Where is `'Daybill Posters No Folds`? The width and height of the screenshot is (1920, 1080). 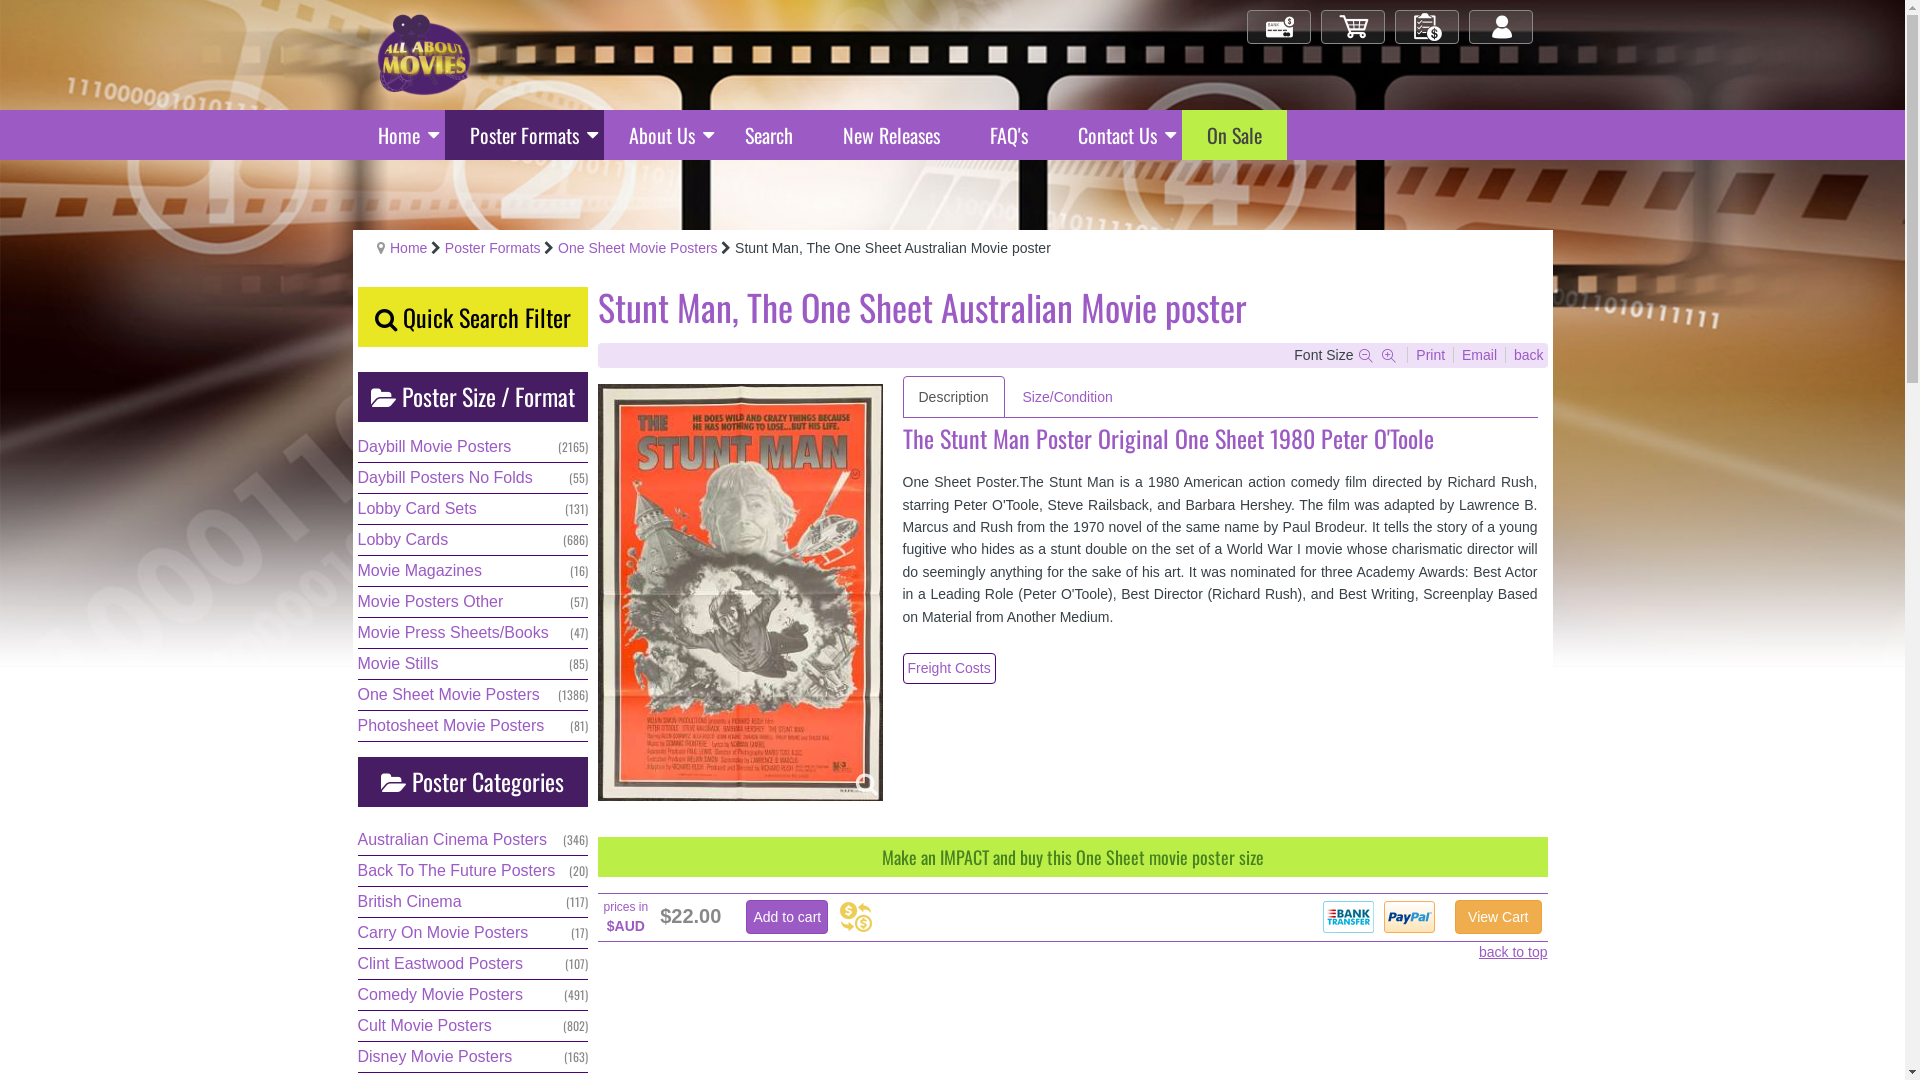
'Daybill Posters No Folds is located at coordinates (472, 478).